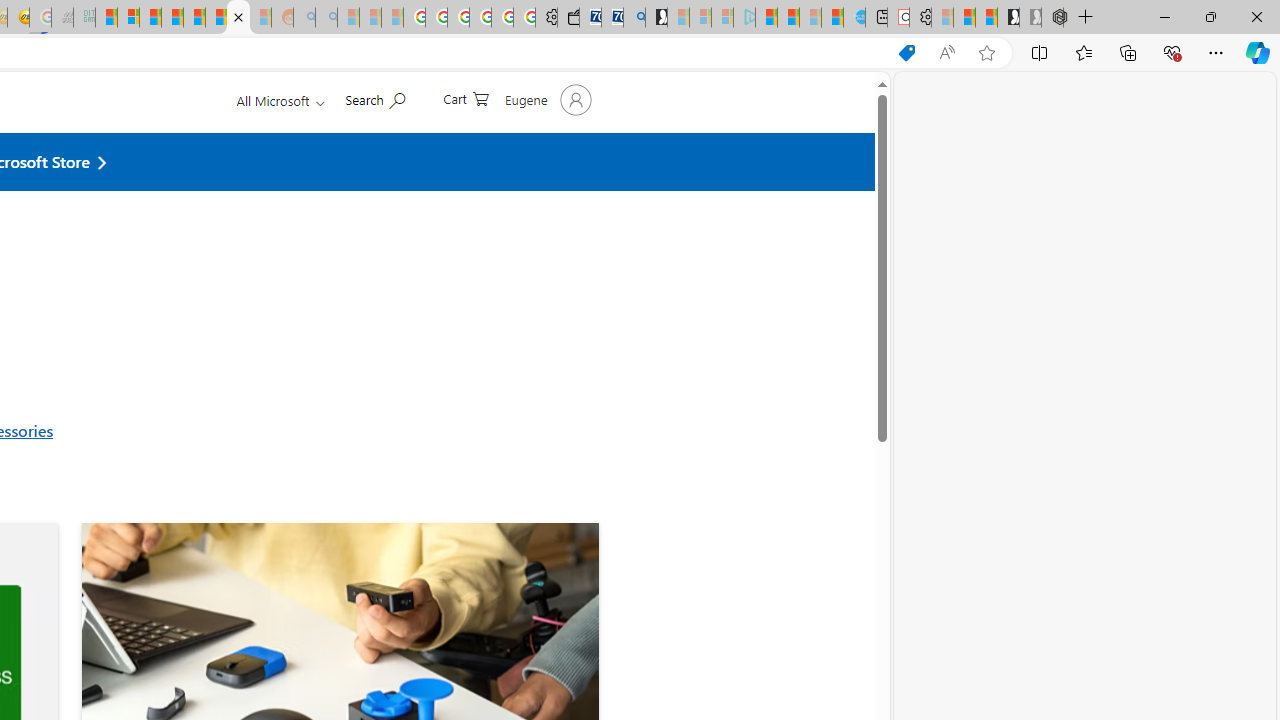  What do you see at coordinates (633, 17) in the screenshot?
I see `'Bing Real Estate - Home sales and rental listings'` at bounding box center [633, 17].